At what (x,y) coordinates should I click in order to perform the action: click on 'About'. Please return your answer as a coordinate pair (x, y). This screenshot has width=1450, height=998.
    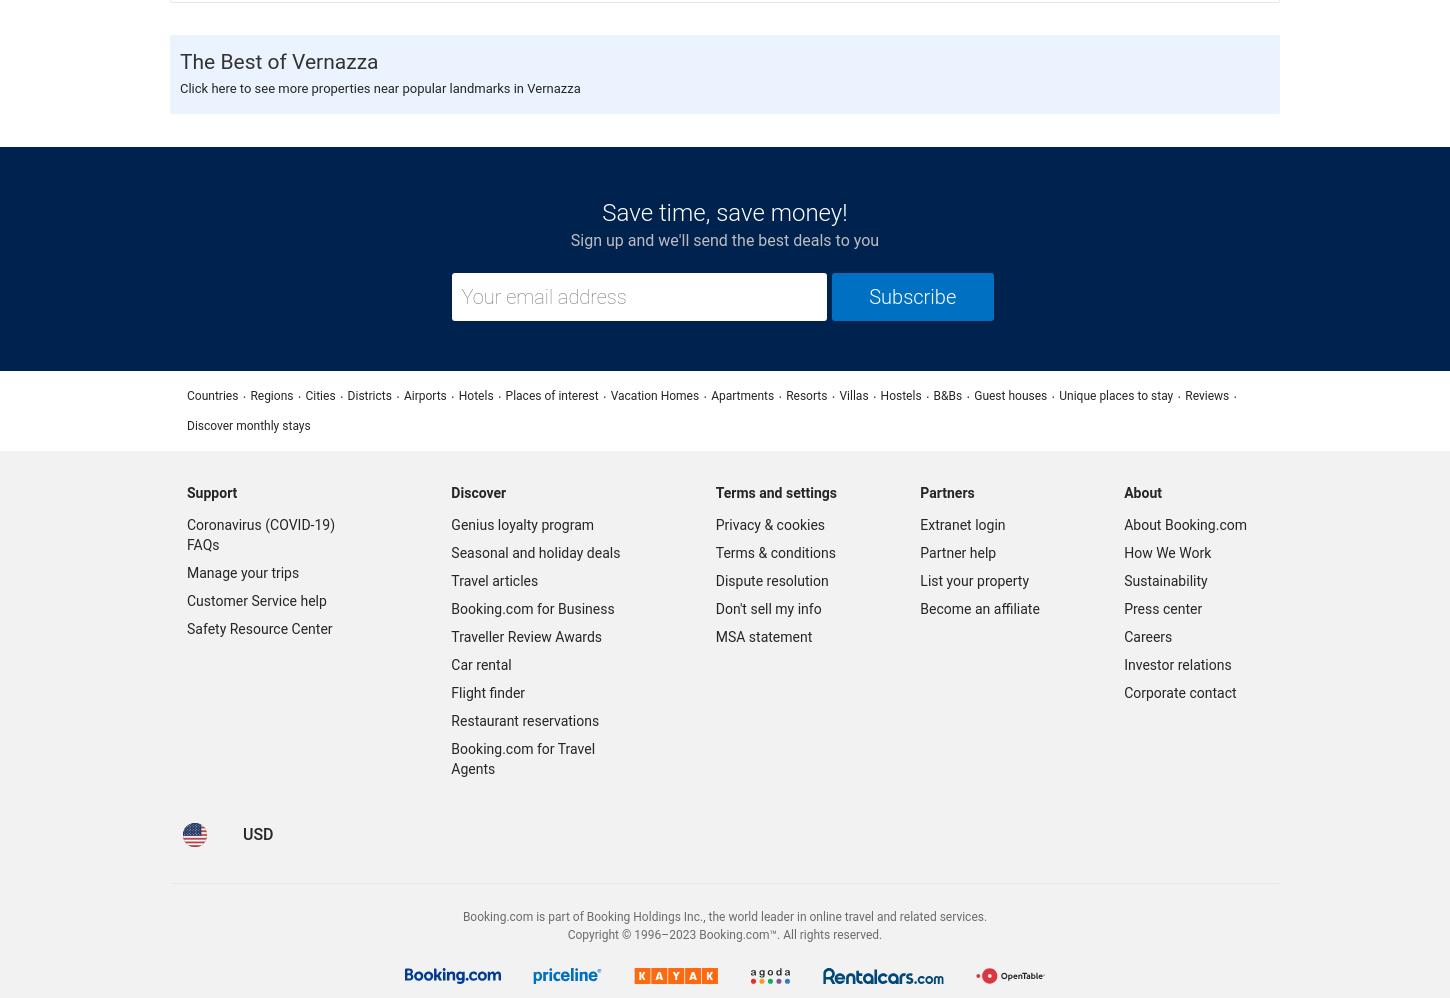
    Looking at the image, I should click on (1141, 491).